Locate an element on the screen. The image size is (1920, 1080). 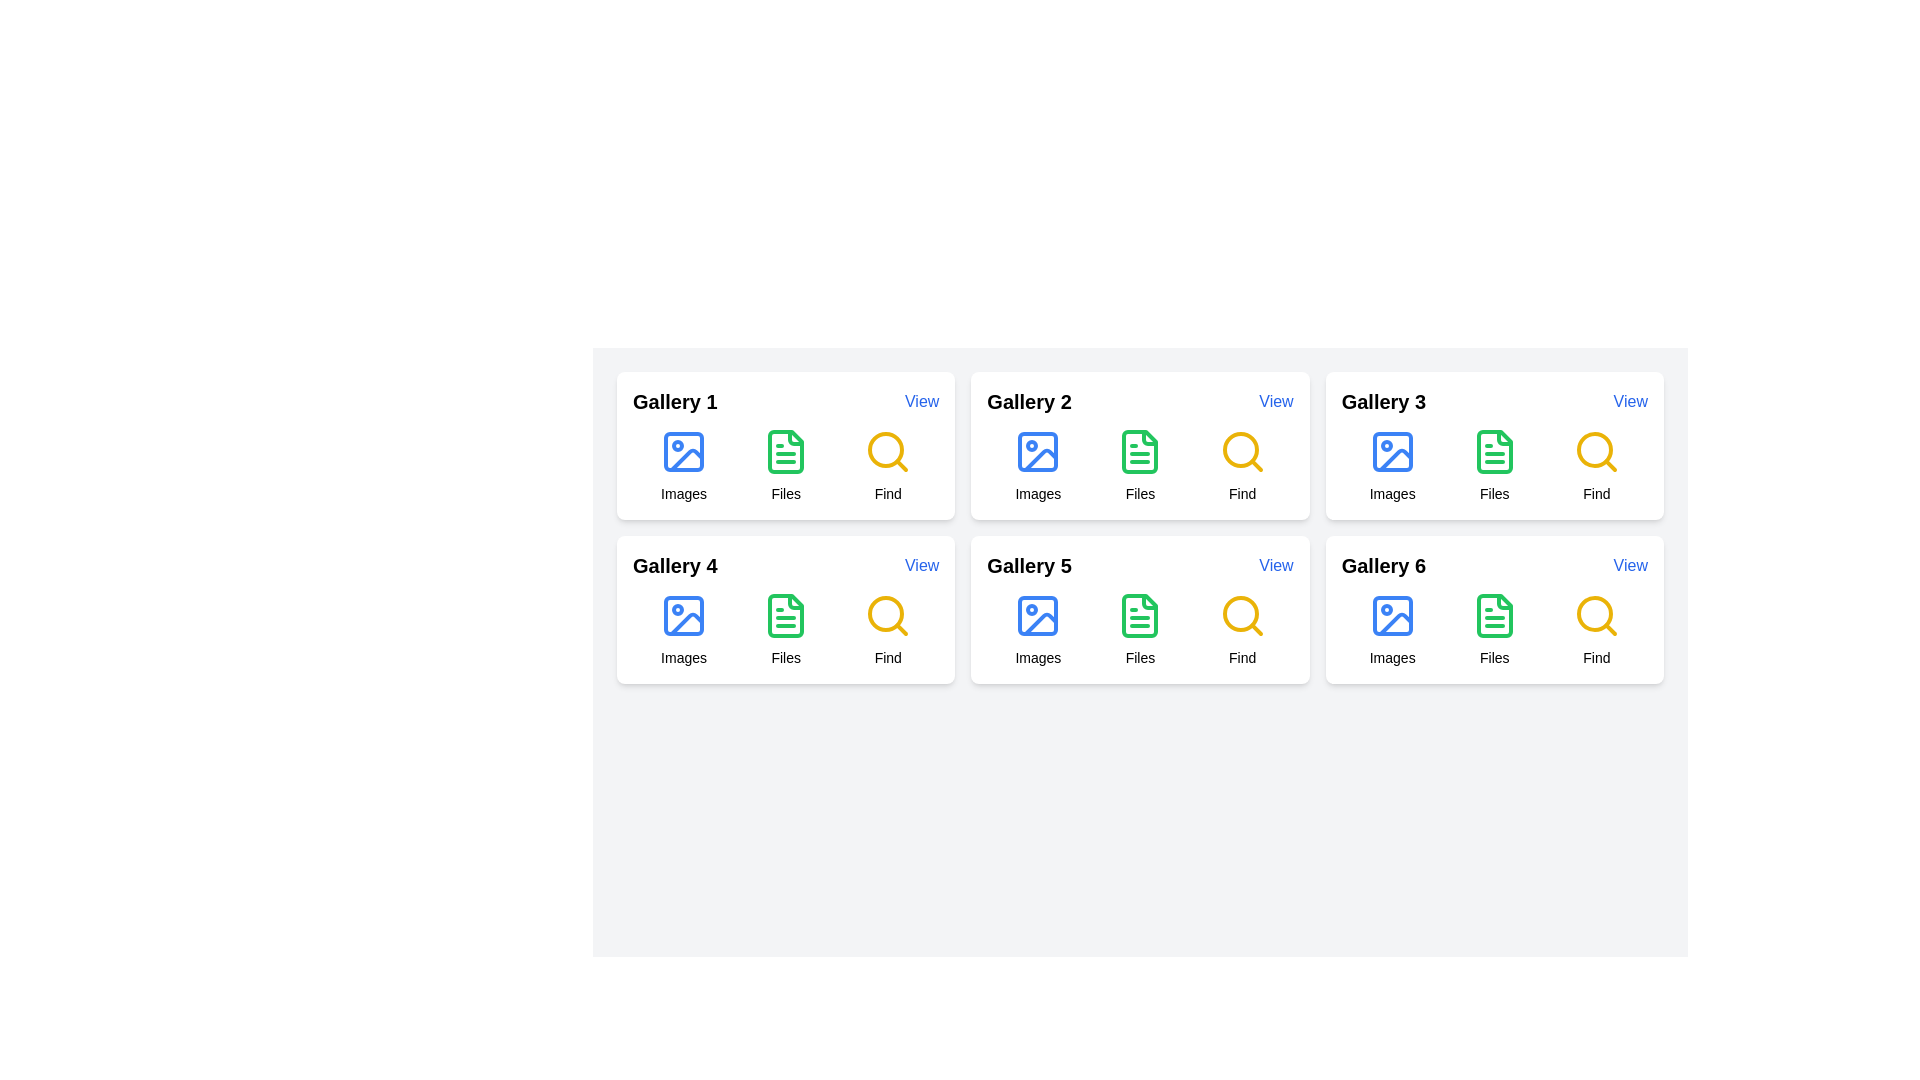
the card titled 'Gallery 6' located in the bottom-right corner of the grid layout to emphasize its shadow effect is located at coordinates (1494, 608).